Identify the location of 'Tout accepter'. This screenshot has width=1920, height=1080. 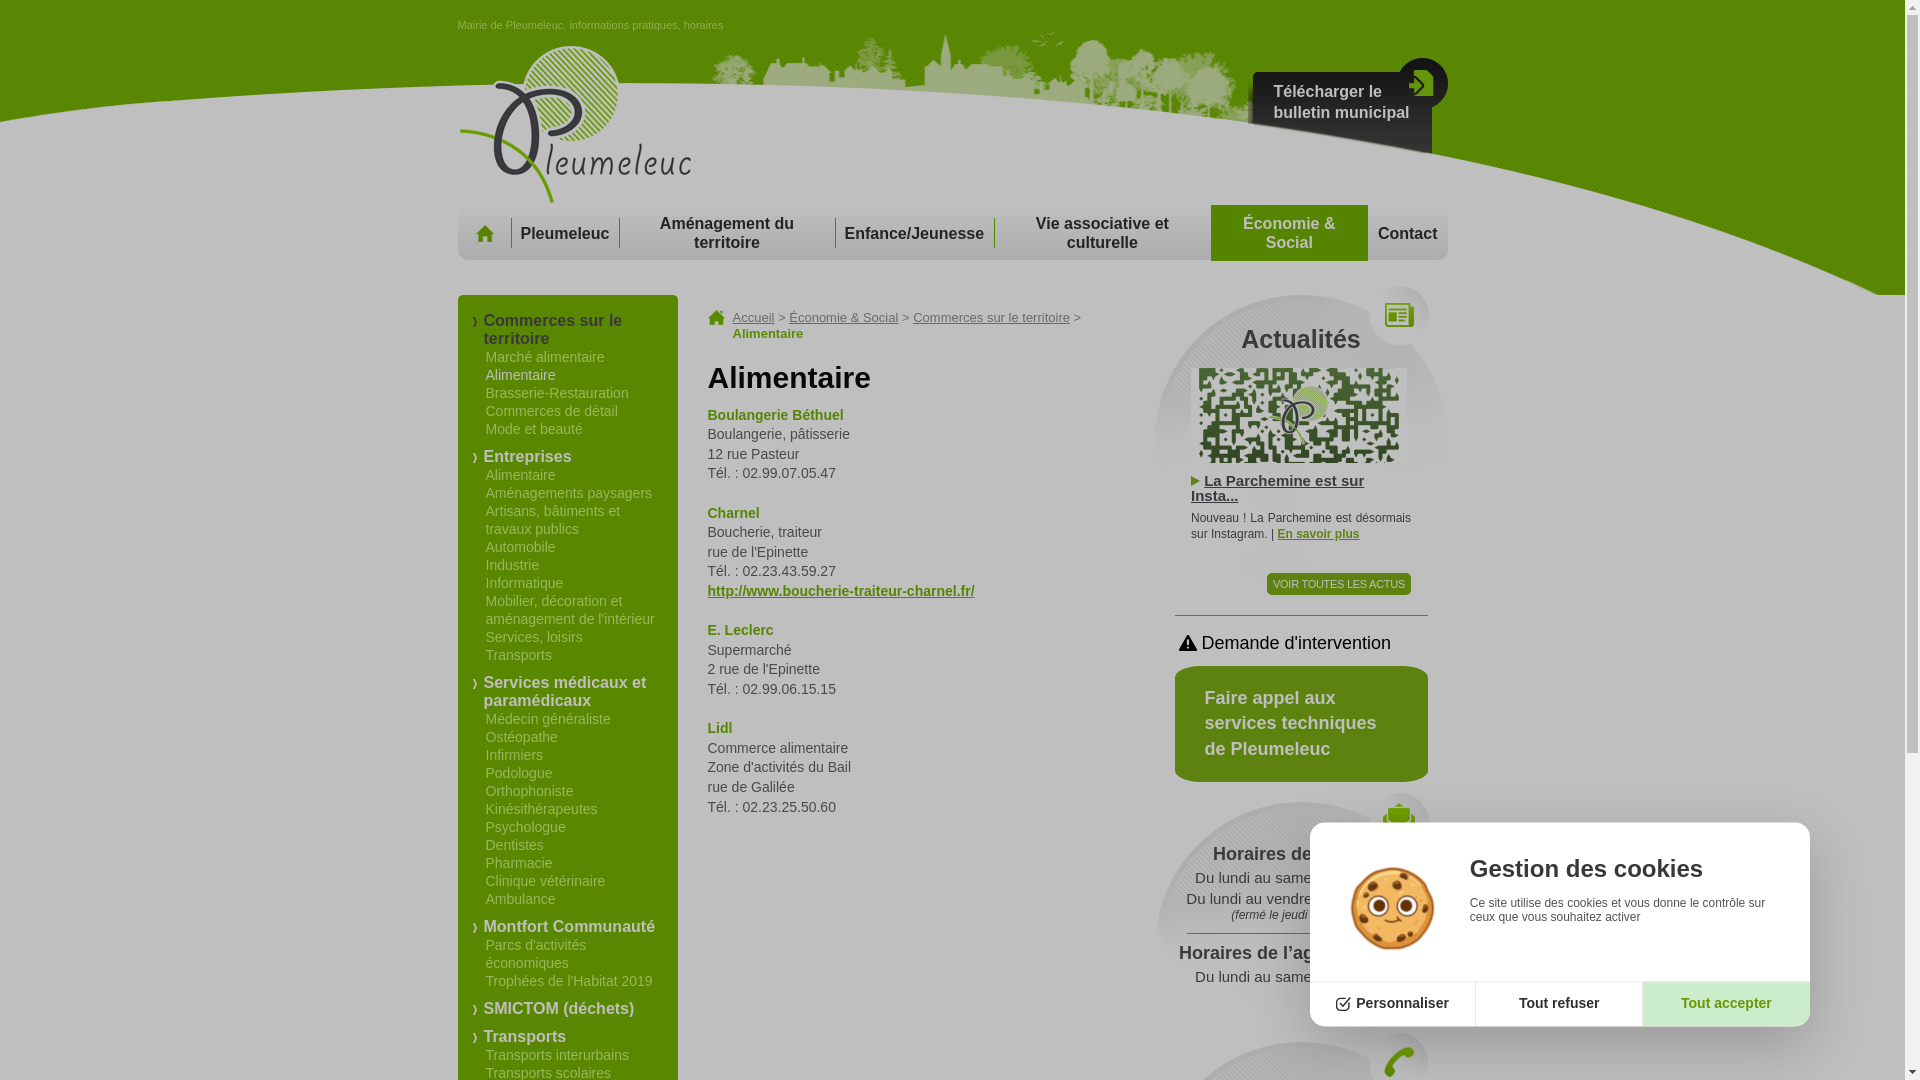
(1642, 1003).